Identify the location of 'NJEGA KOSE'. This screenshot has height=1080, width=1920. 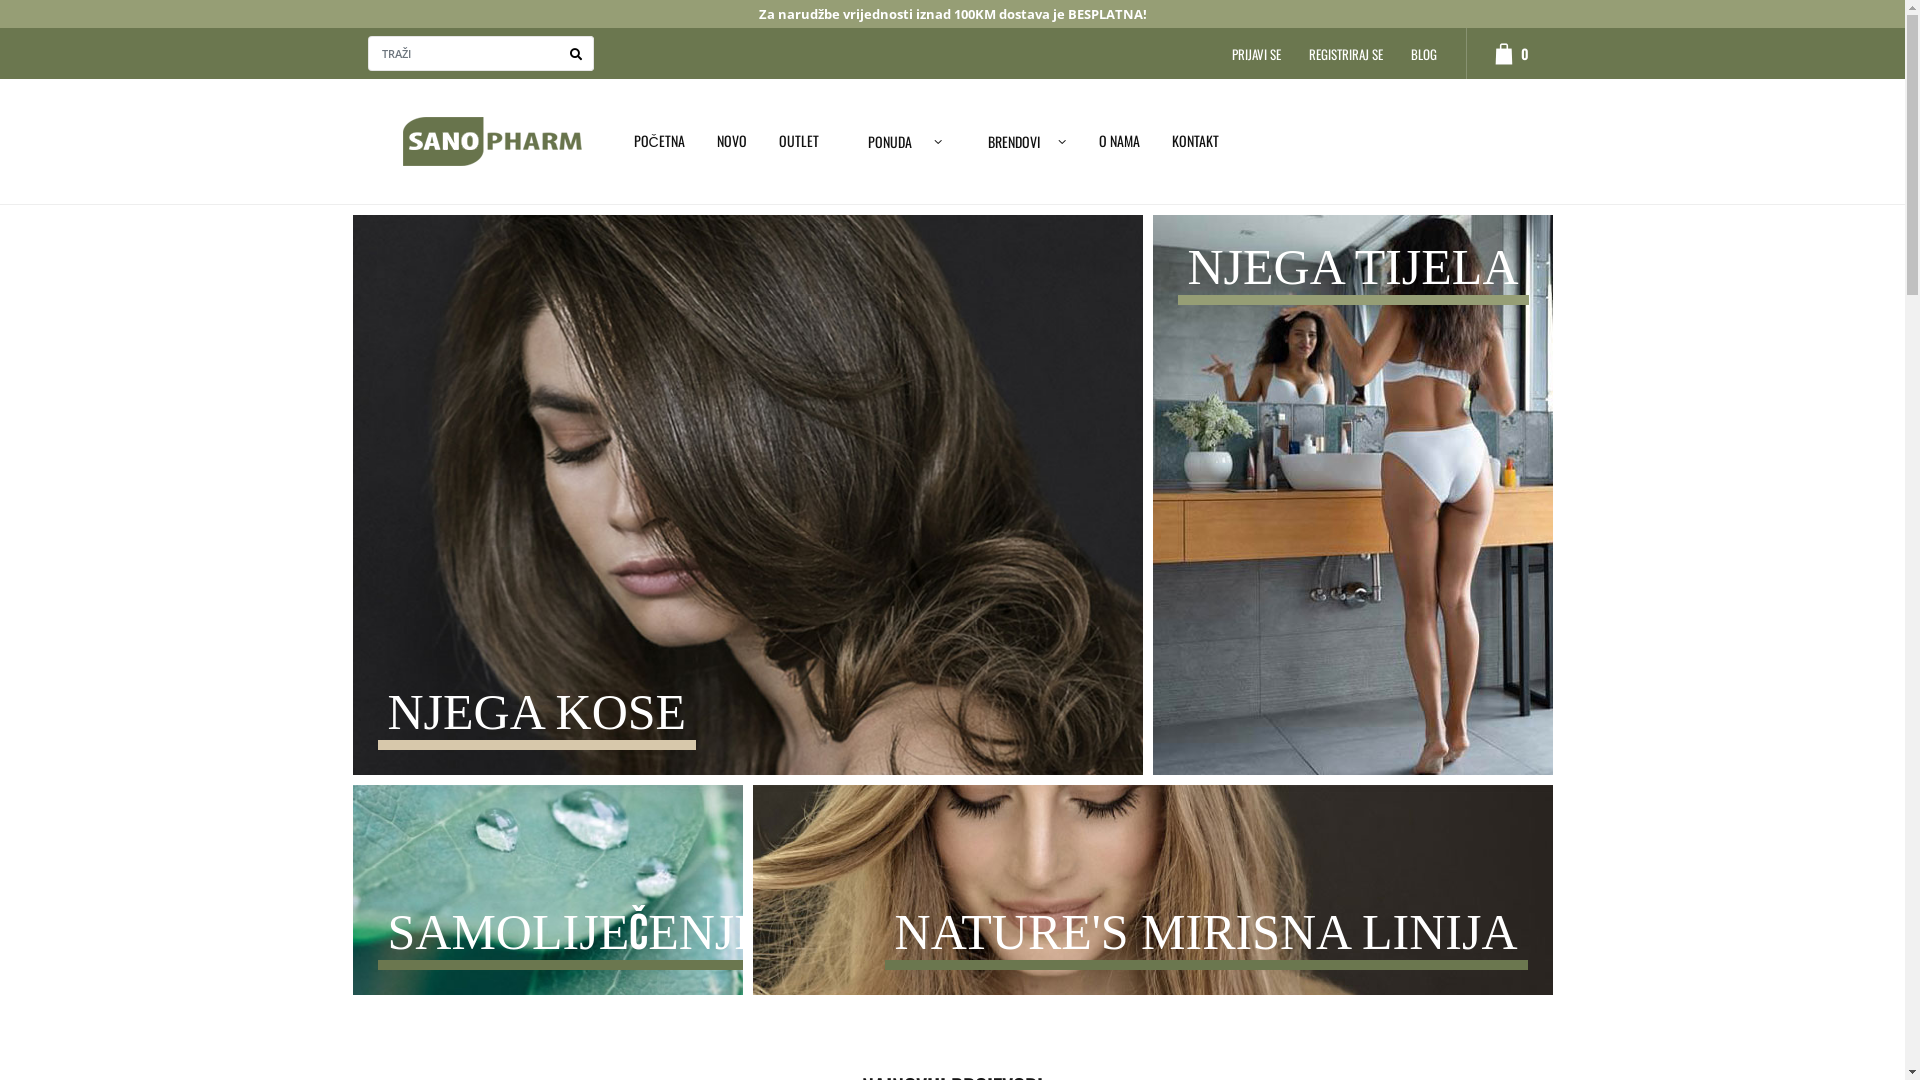
(746, 500).